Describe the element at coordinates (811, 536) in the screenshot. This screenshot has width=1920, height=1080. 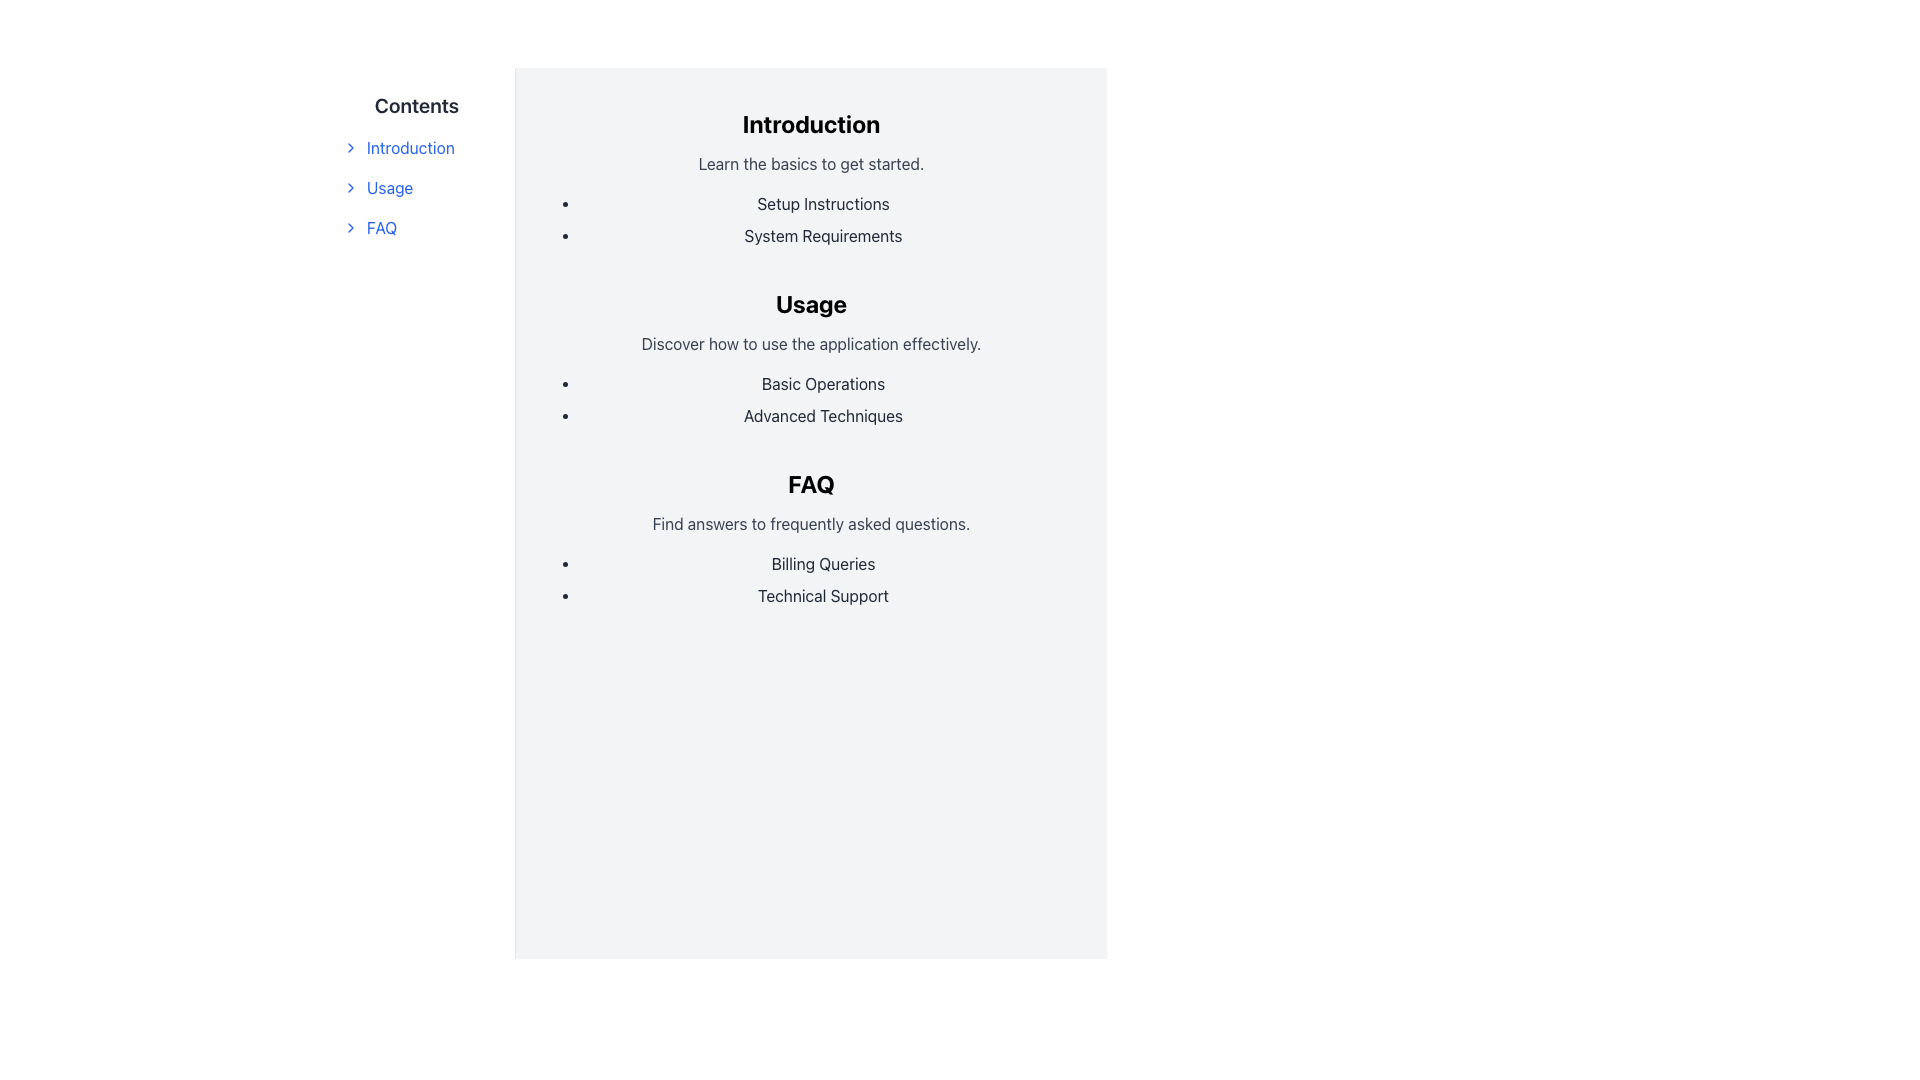
I see `the 'FAQ' content section, which features a bold title, a subtitle, and bullet points for 'Billing Queries' and 'Technical Support'` at that location.